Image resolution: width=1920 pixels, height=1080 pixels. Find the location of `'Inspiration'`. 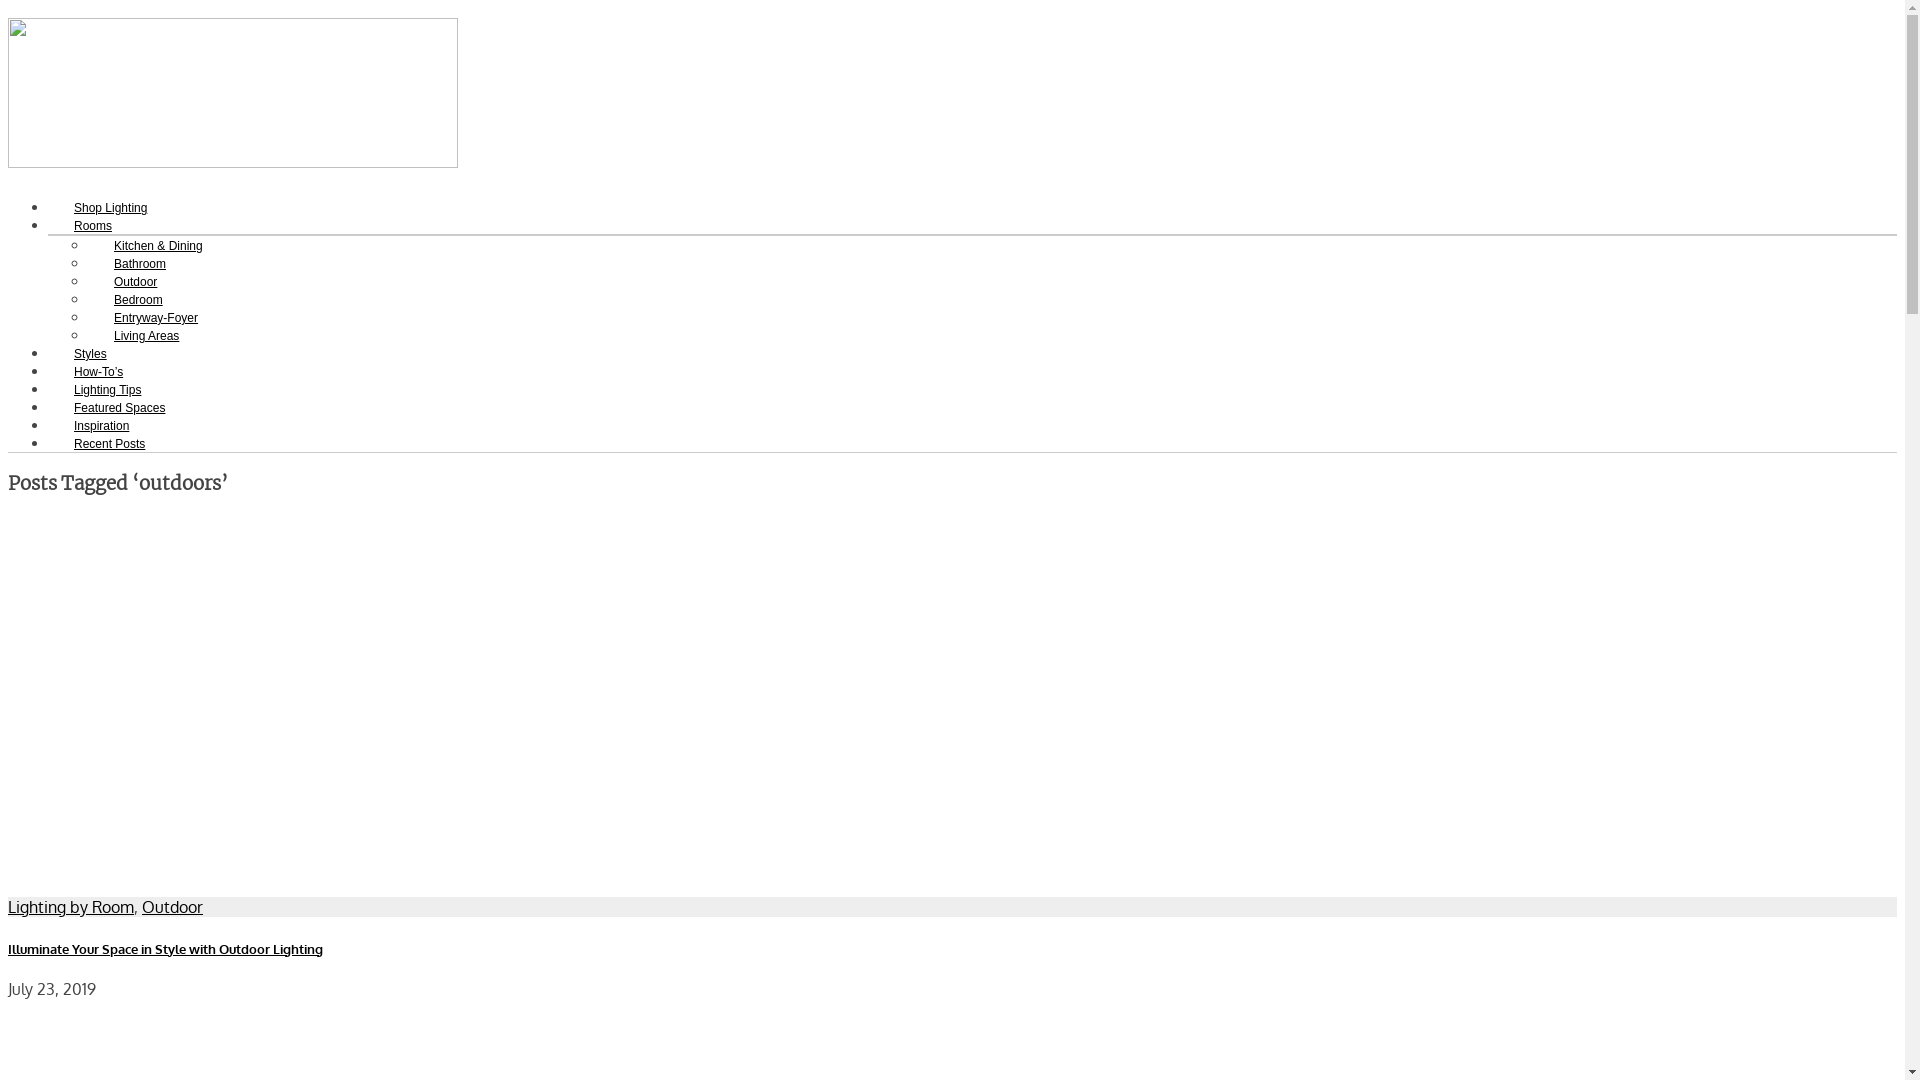

'Inspiration' is located at coordinates (100, 424).